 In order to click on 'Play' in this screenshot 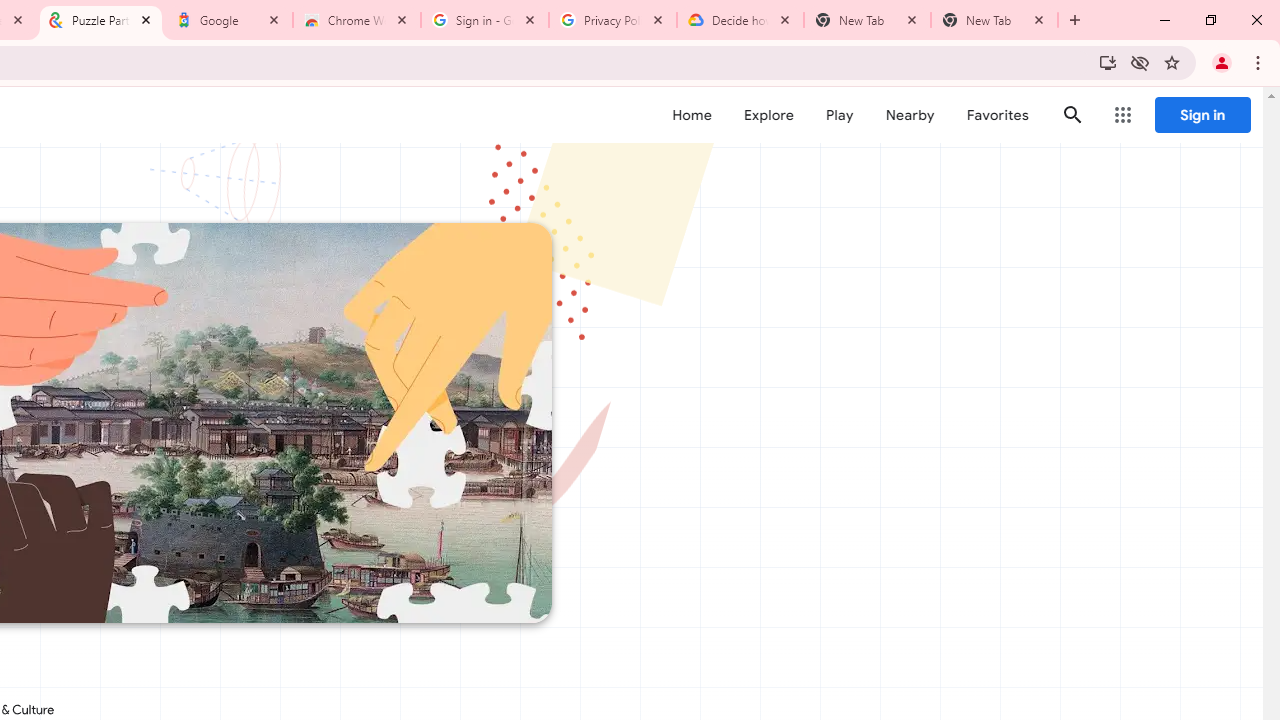, I will do `click(840, 115)`.